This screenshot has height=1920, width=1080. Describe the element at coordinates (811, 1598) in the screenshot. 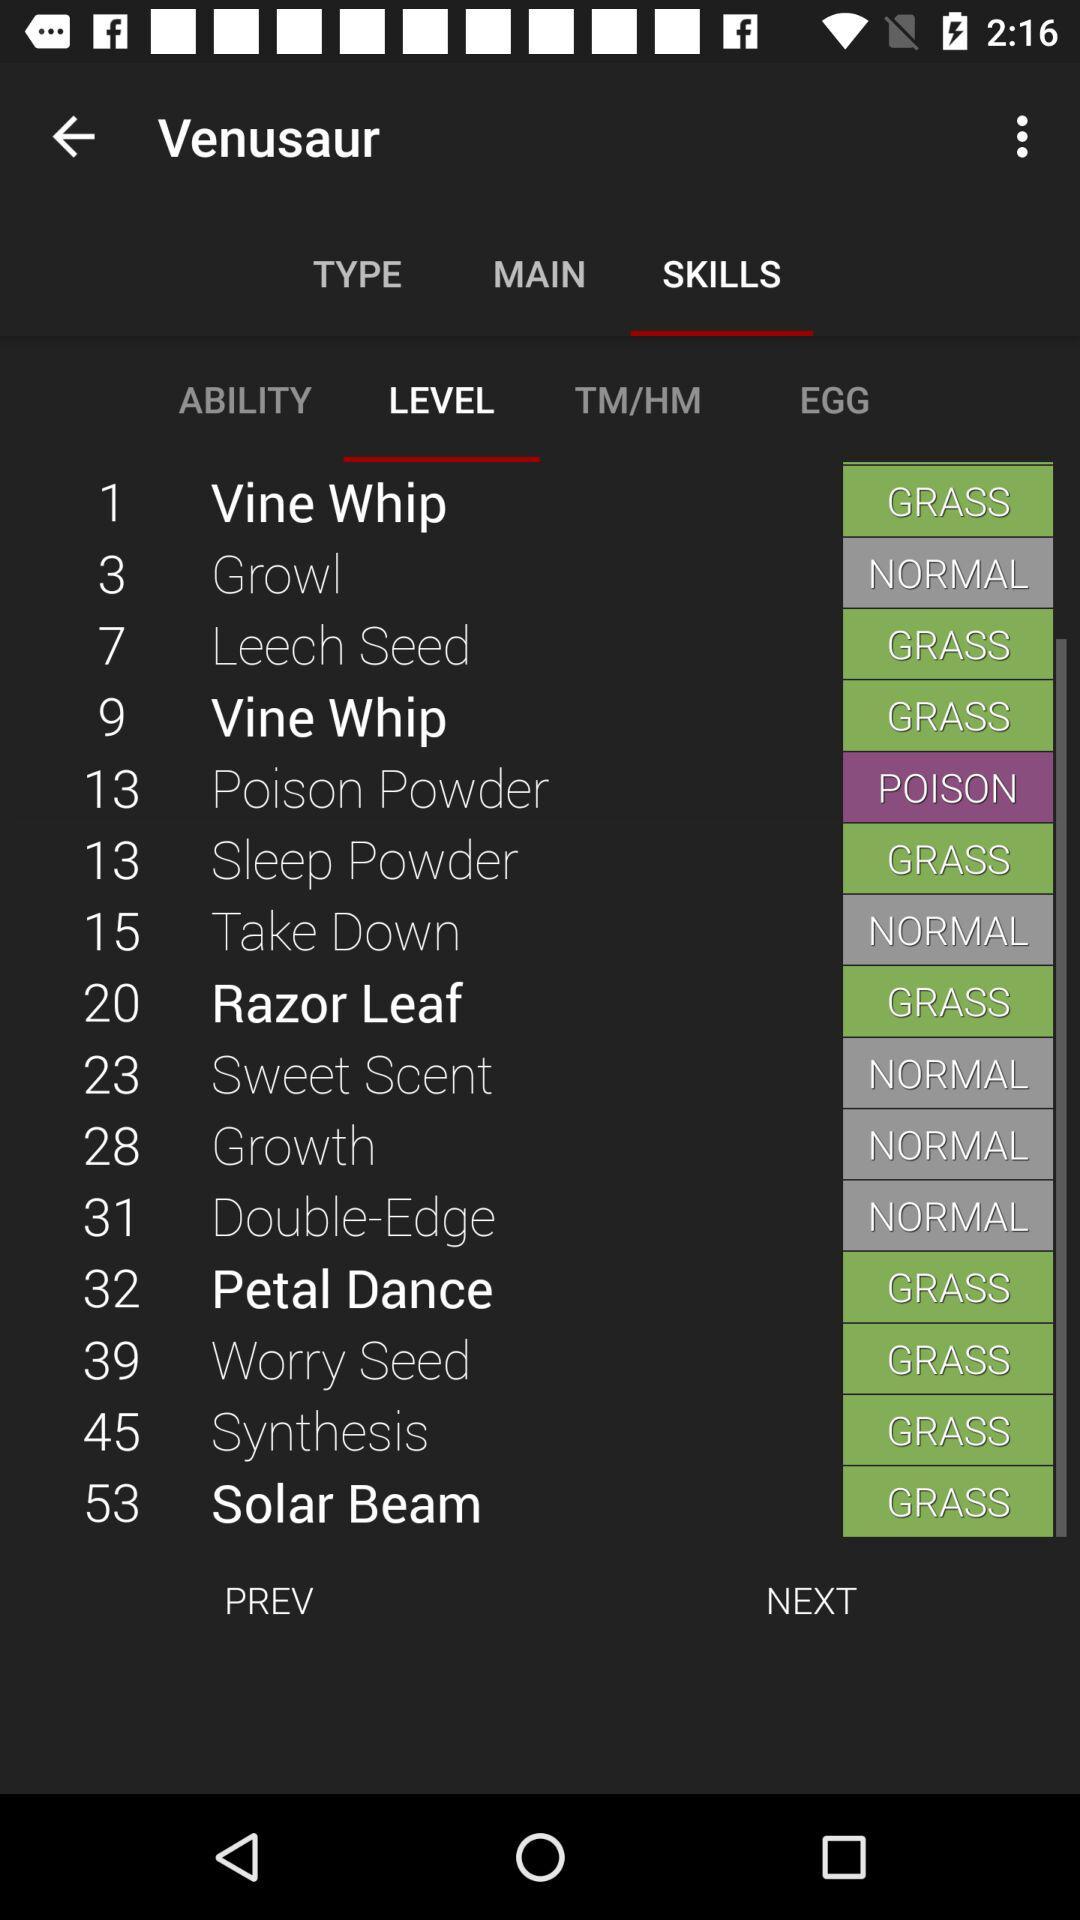

I see `the next icon` at that location.